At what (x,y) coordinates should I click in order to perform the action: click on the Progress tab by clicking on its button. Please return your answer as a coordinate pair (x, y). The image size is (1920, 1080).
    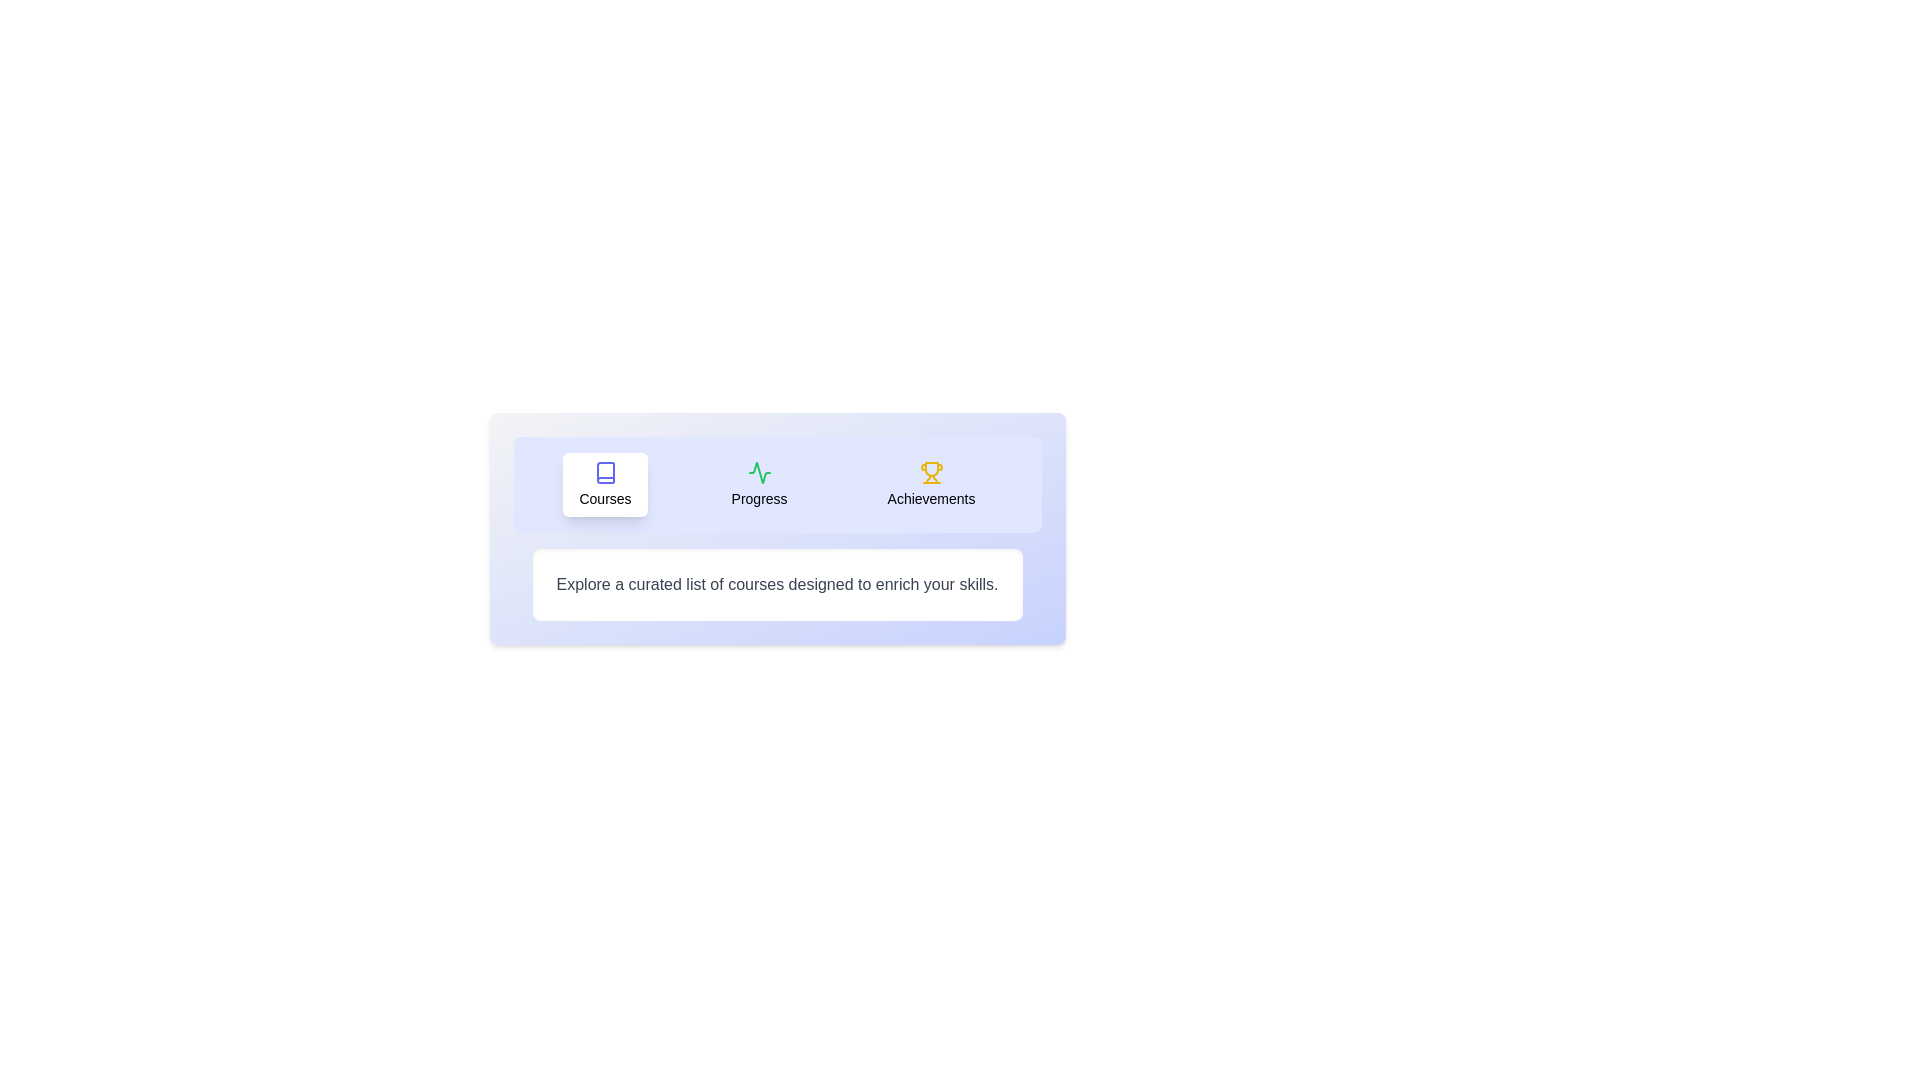
    Looking at the image, I should click on (758, 485).